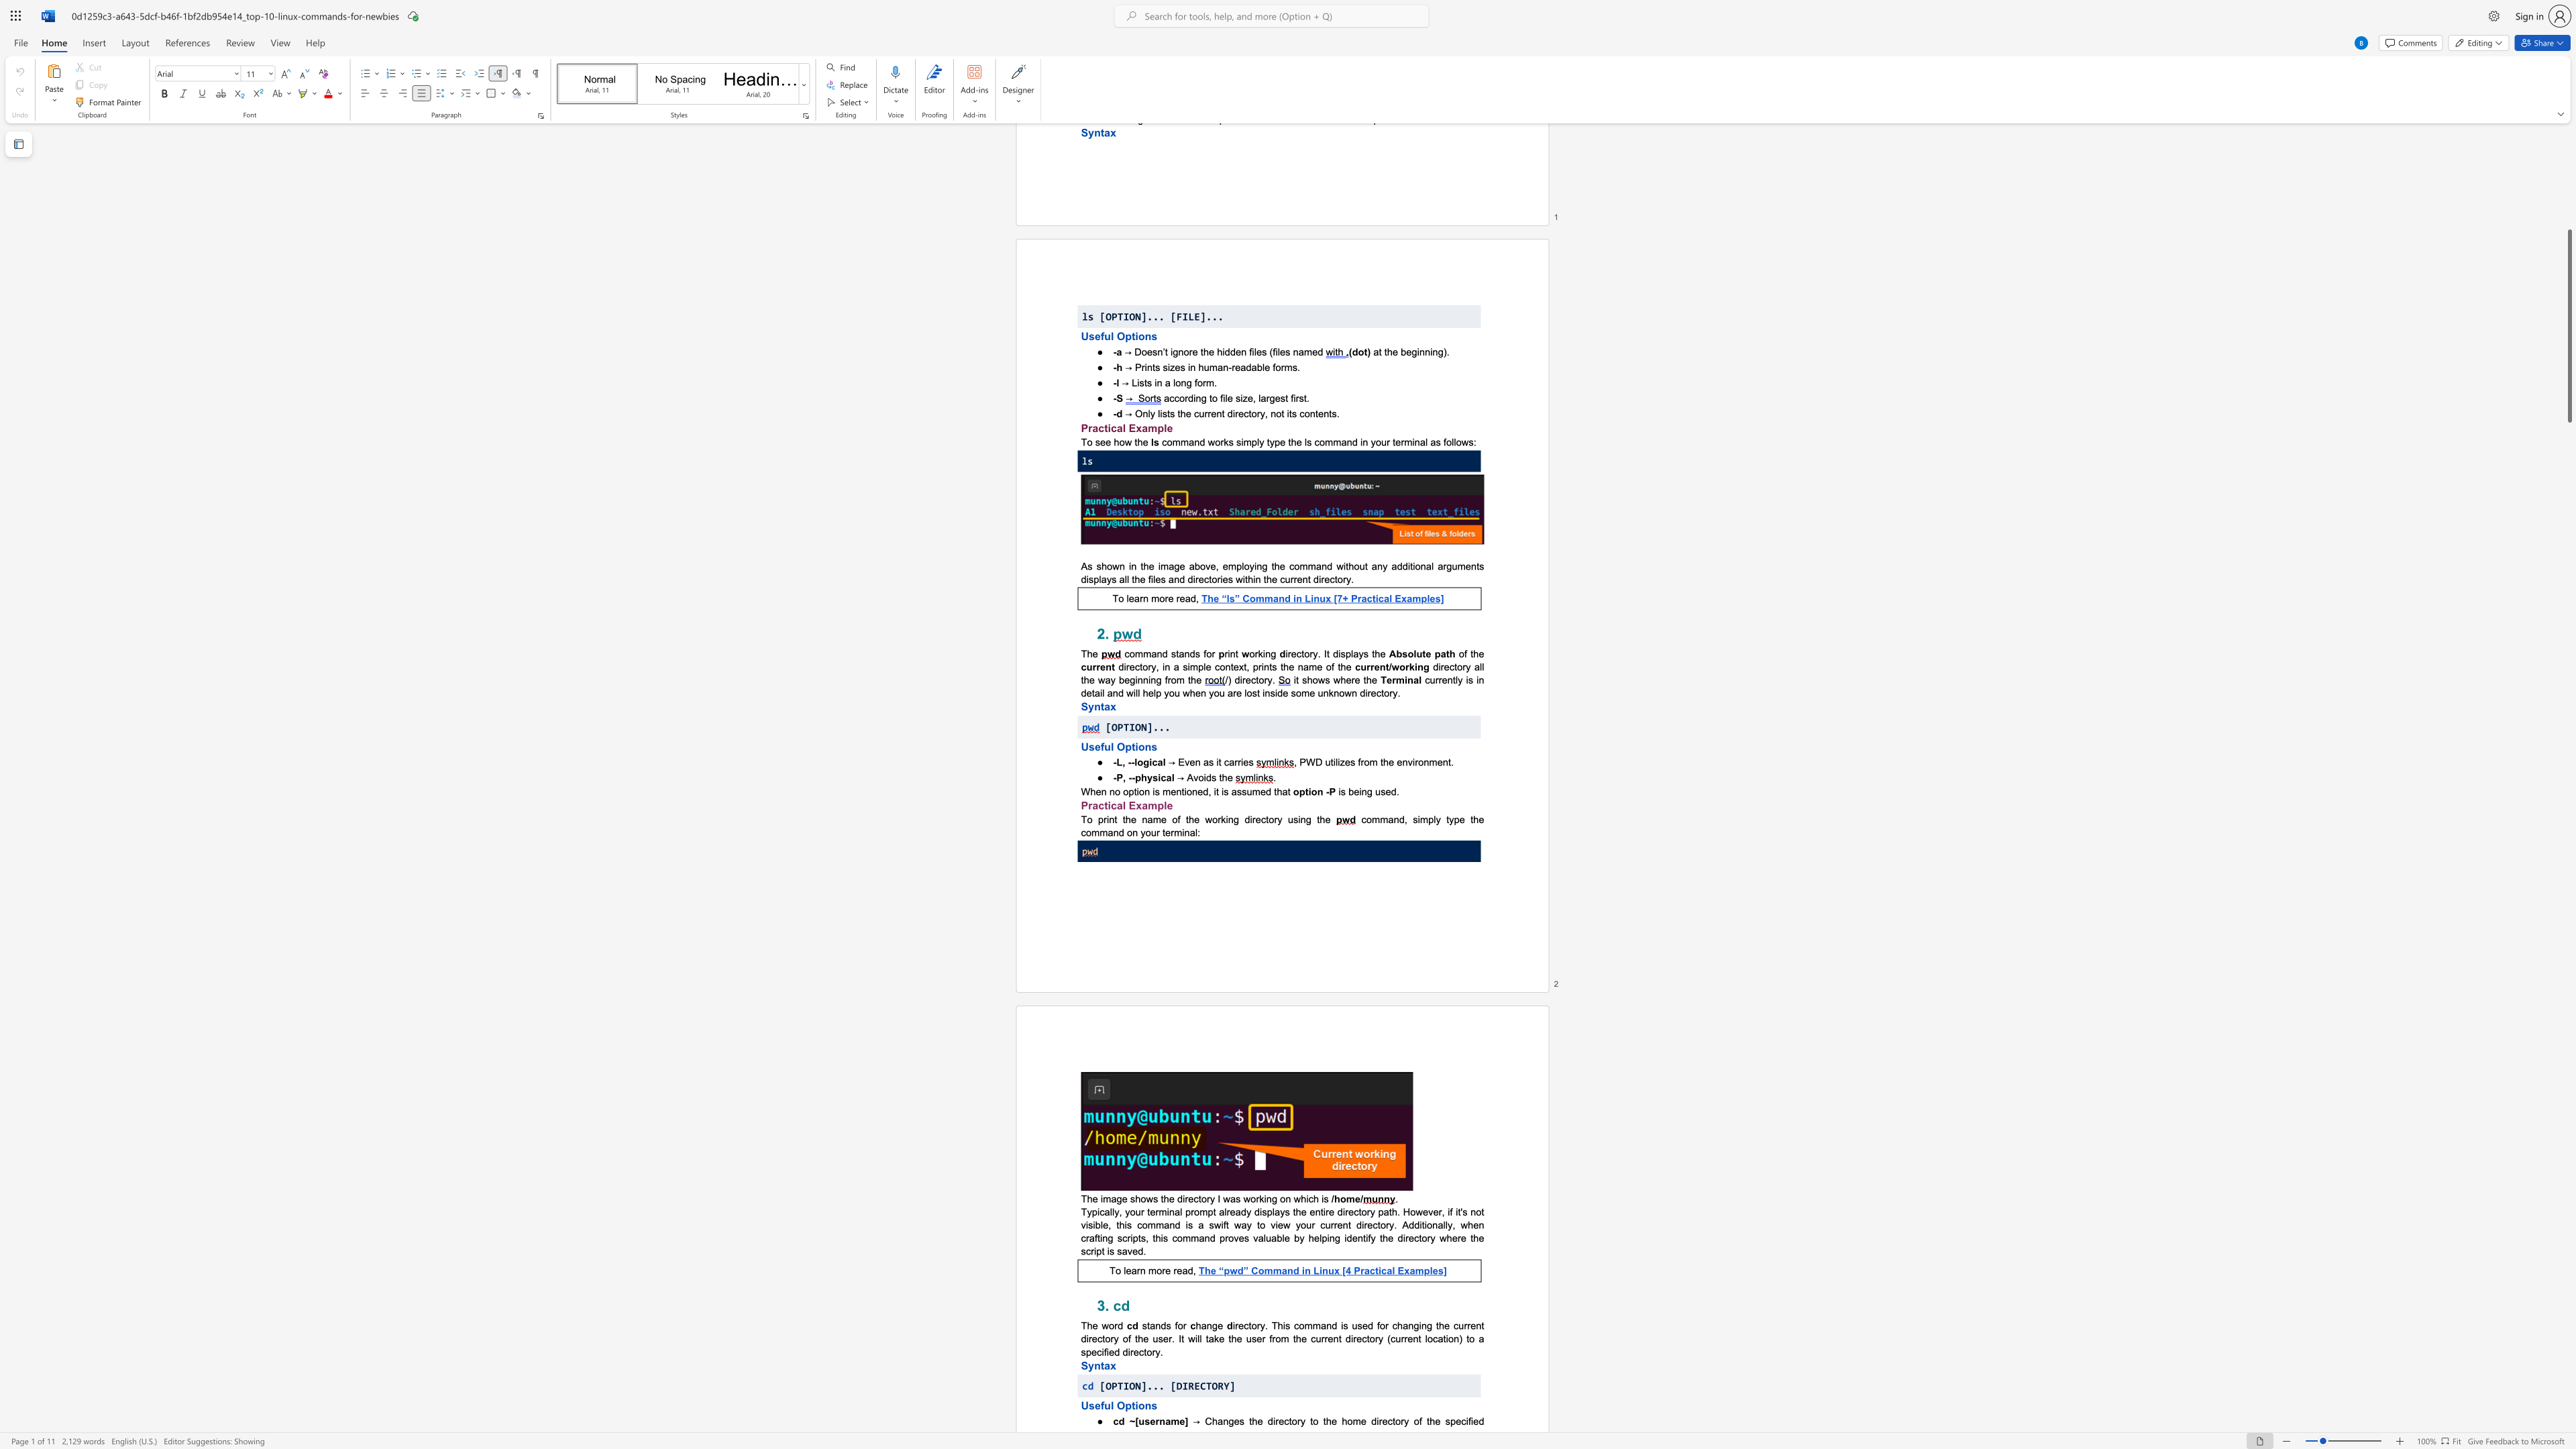 The image size is (2576, 1449). Describe the element at coordinates (1152, 776) in the screenshot. I see `the subset text "si" within the text "-P, --physical"` at that location.